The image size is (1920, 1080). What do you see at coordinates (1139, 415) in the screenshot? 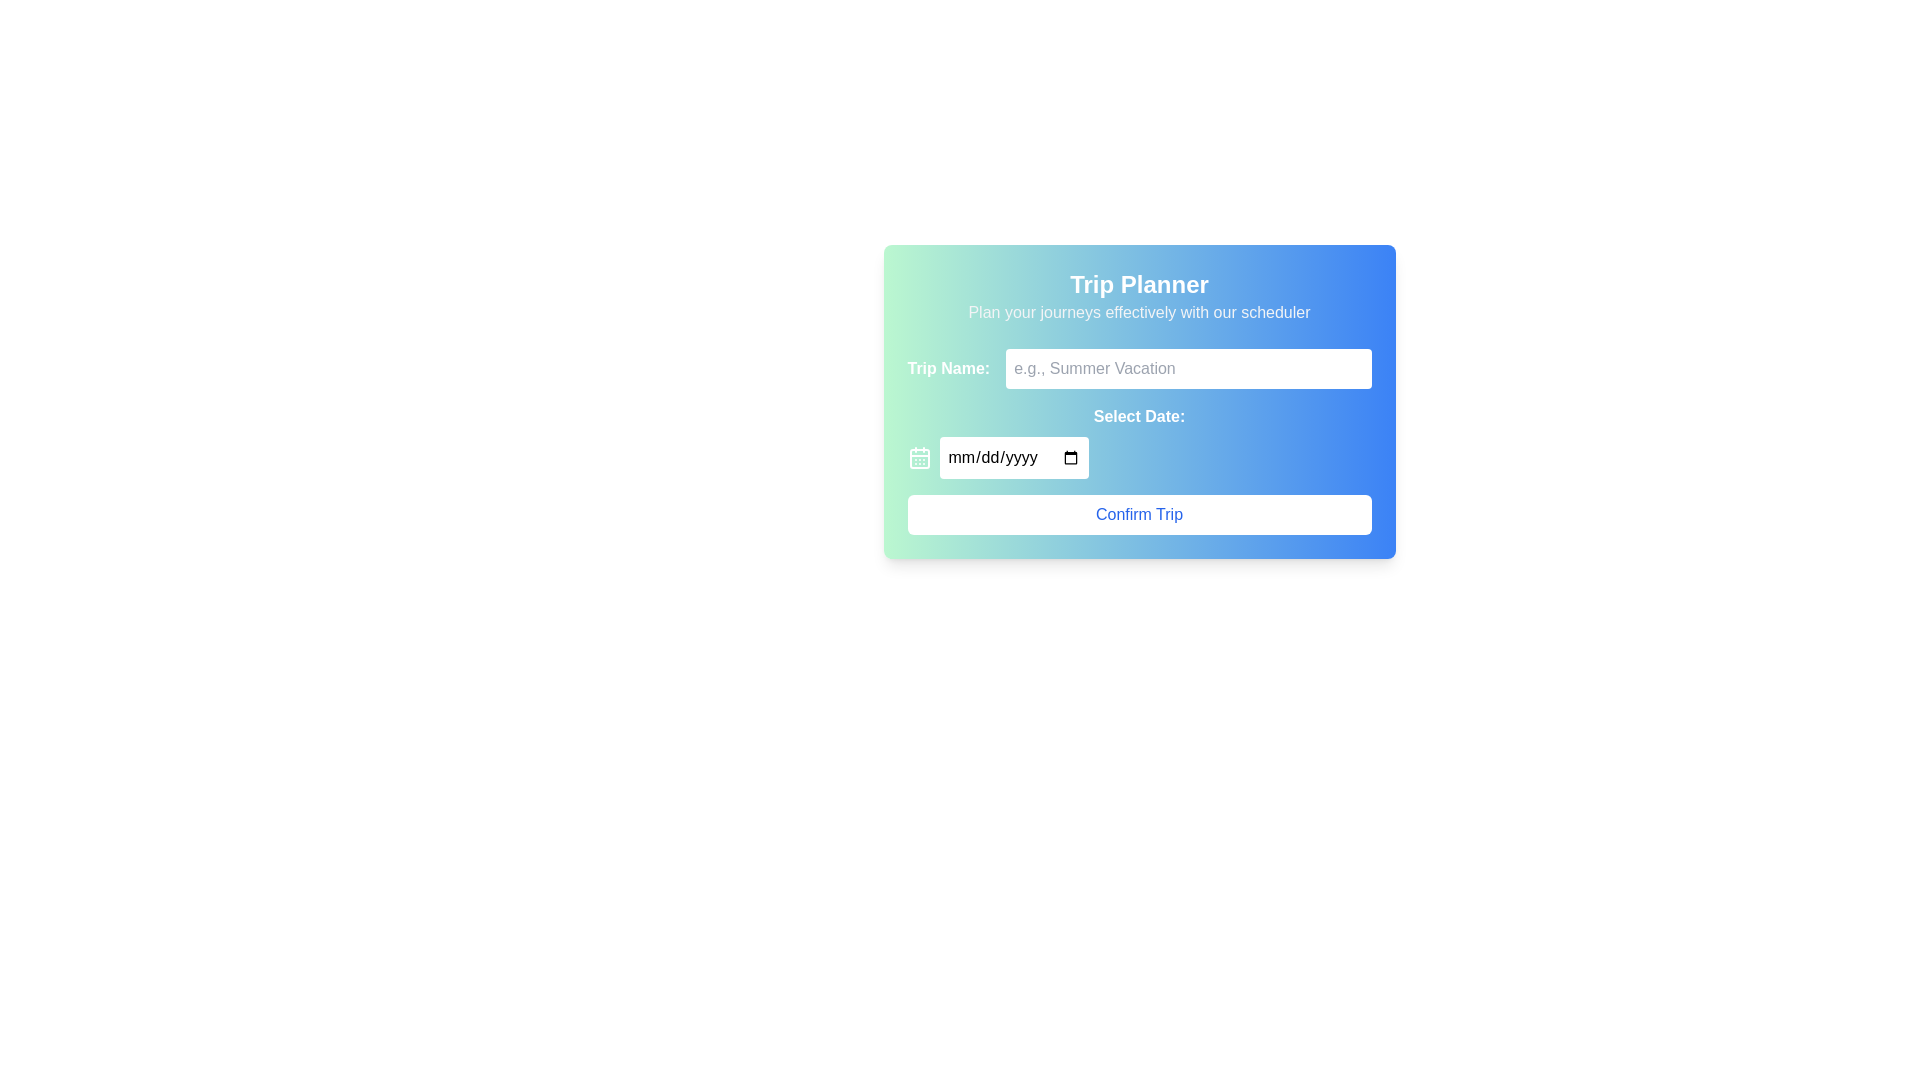
I see `the 'Select Date:' text label, which is displayed in bold white font on a gradient blue background, located to the right of a calendar icon and above a date input field` at bounding box center [1139, 415].